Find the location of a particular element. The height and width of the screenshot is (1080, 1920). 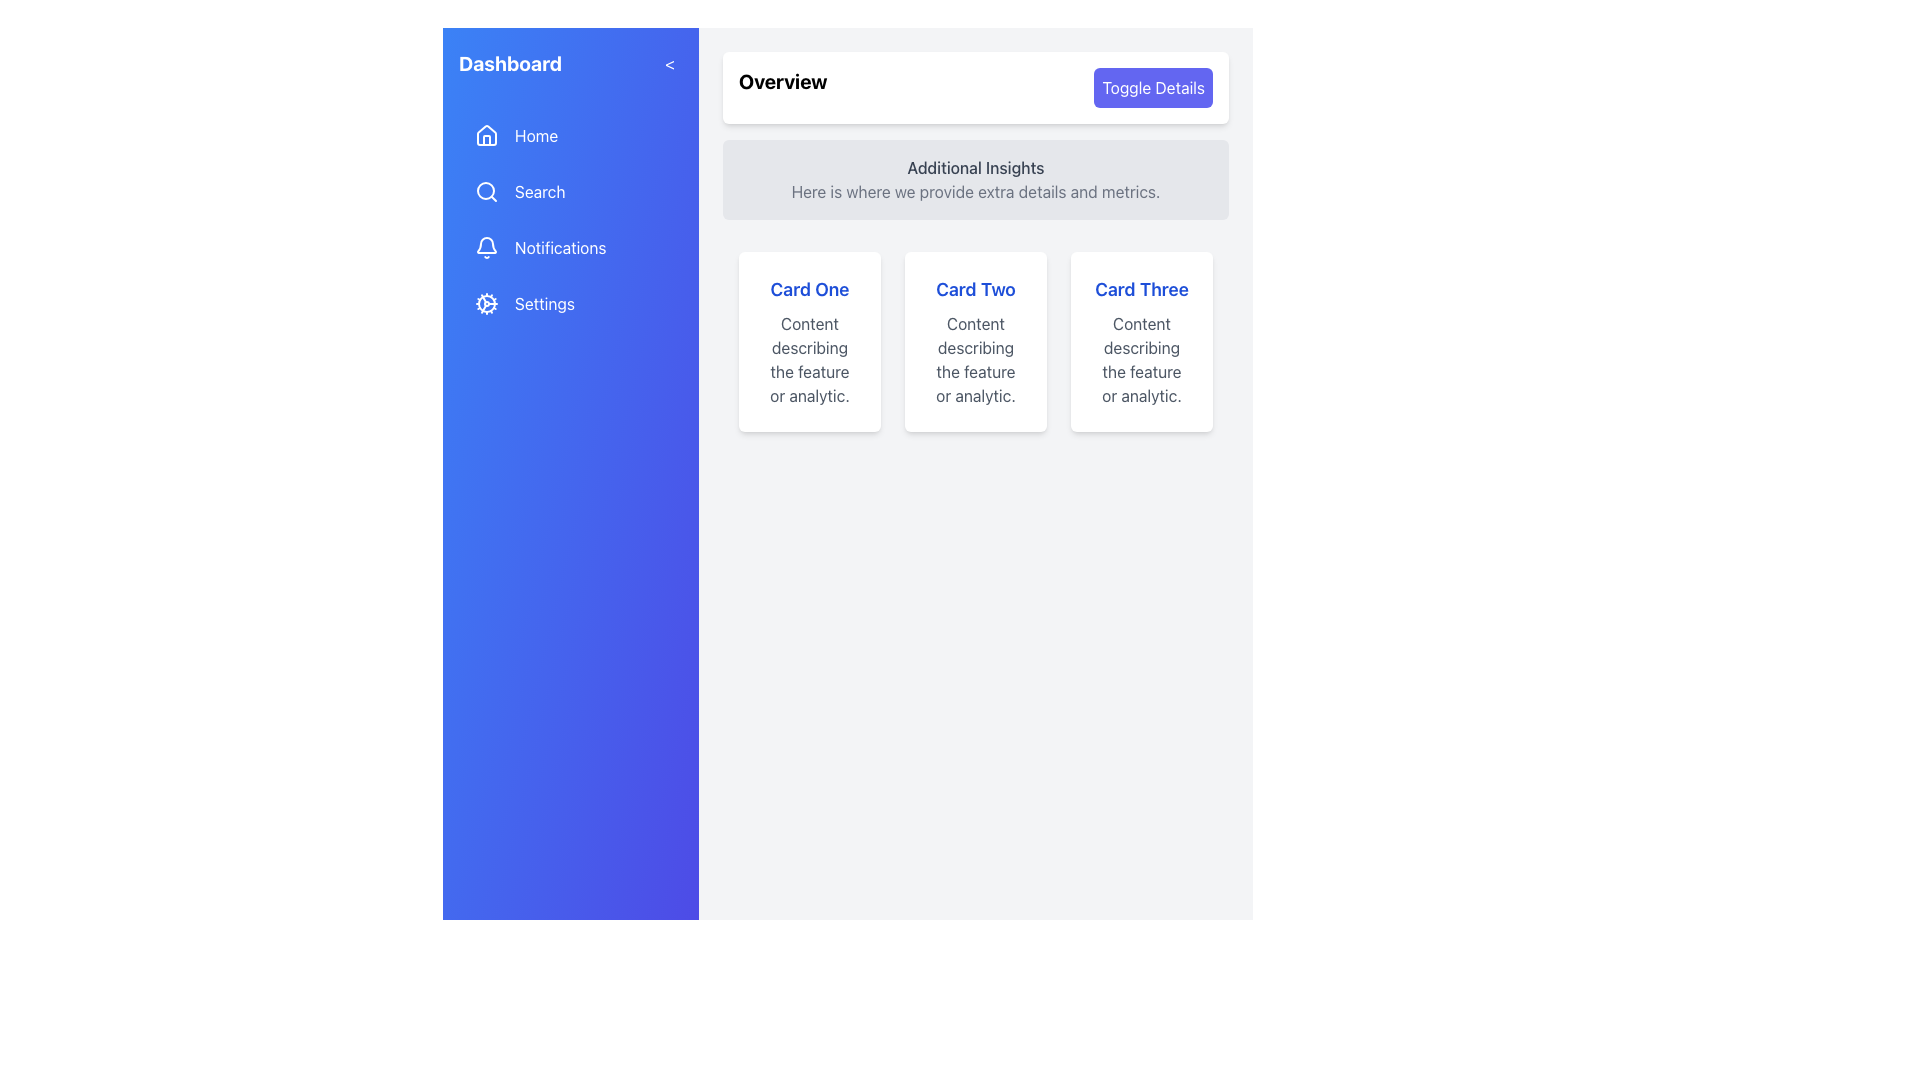

the rectangular button with a solid indigo background and white text labeled 'Toggle Details' is located at coordinates (1153, 87).